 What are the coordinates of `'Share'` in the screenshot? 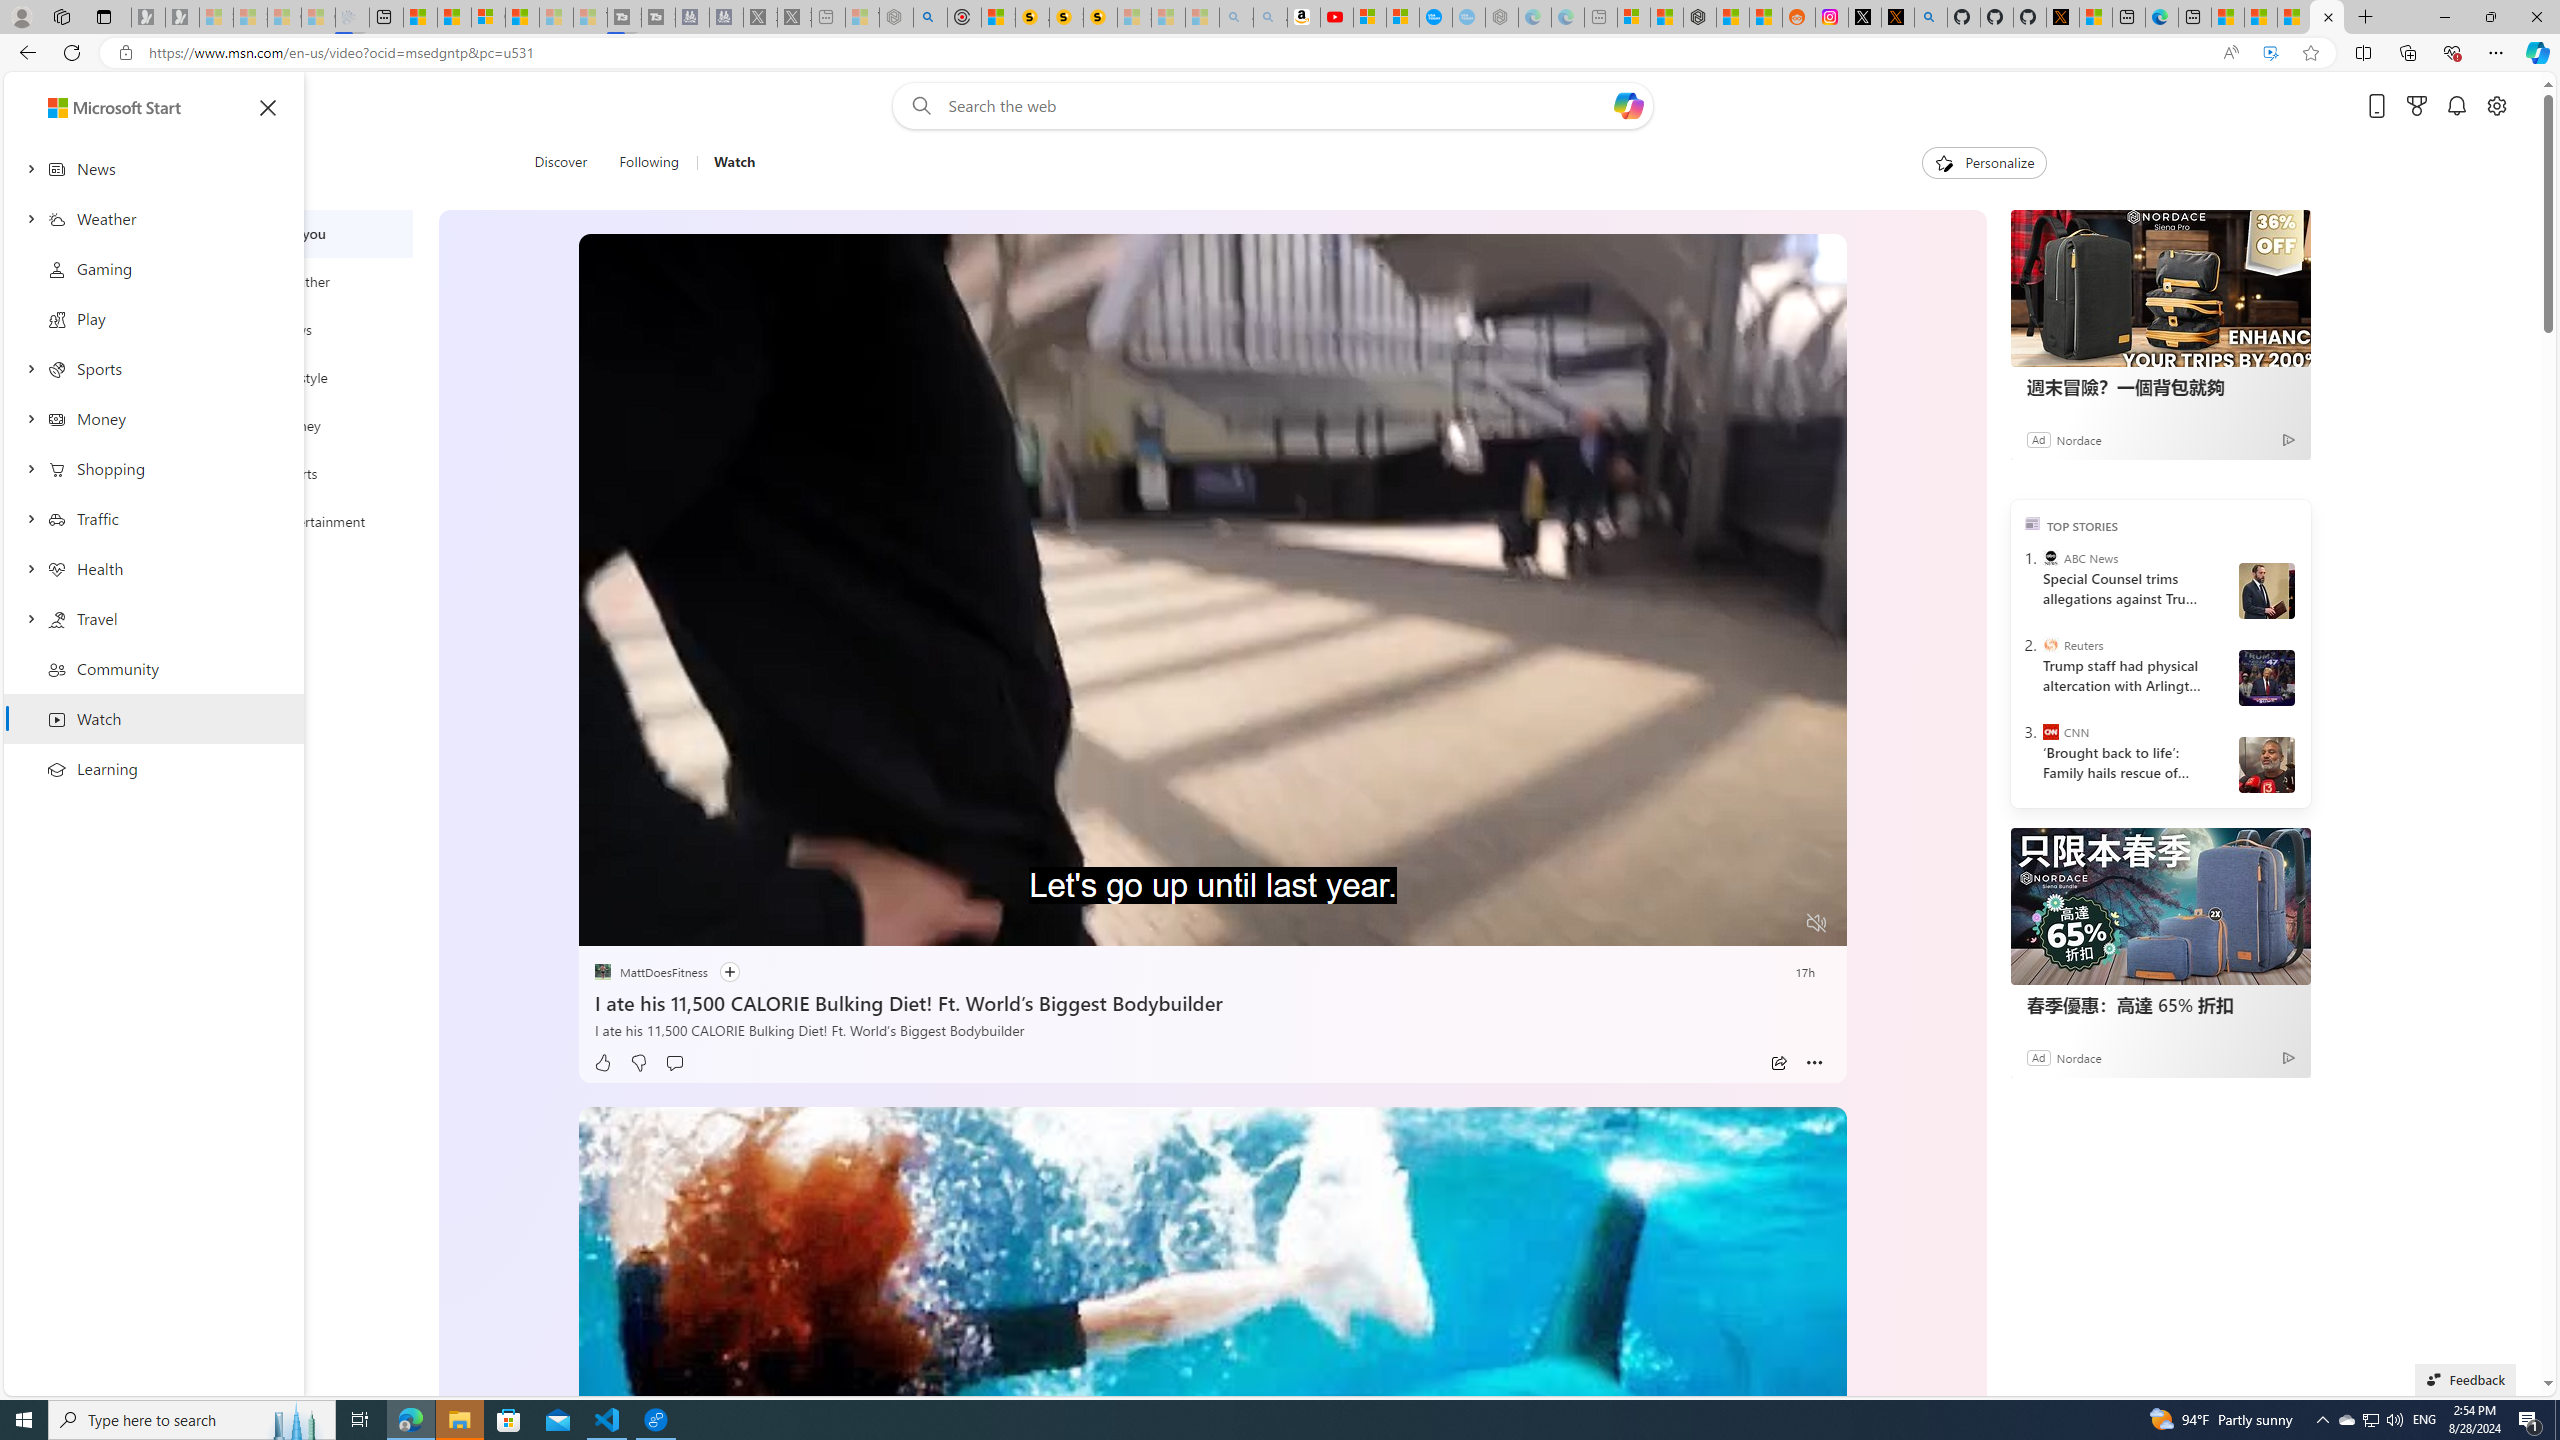 It's located at (1777, 1062).